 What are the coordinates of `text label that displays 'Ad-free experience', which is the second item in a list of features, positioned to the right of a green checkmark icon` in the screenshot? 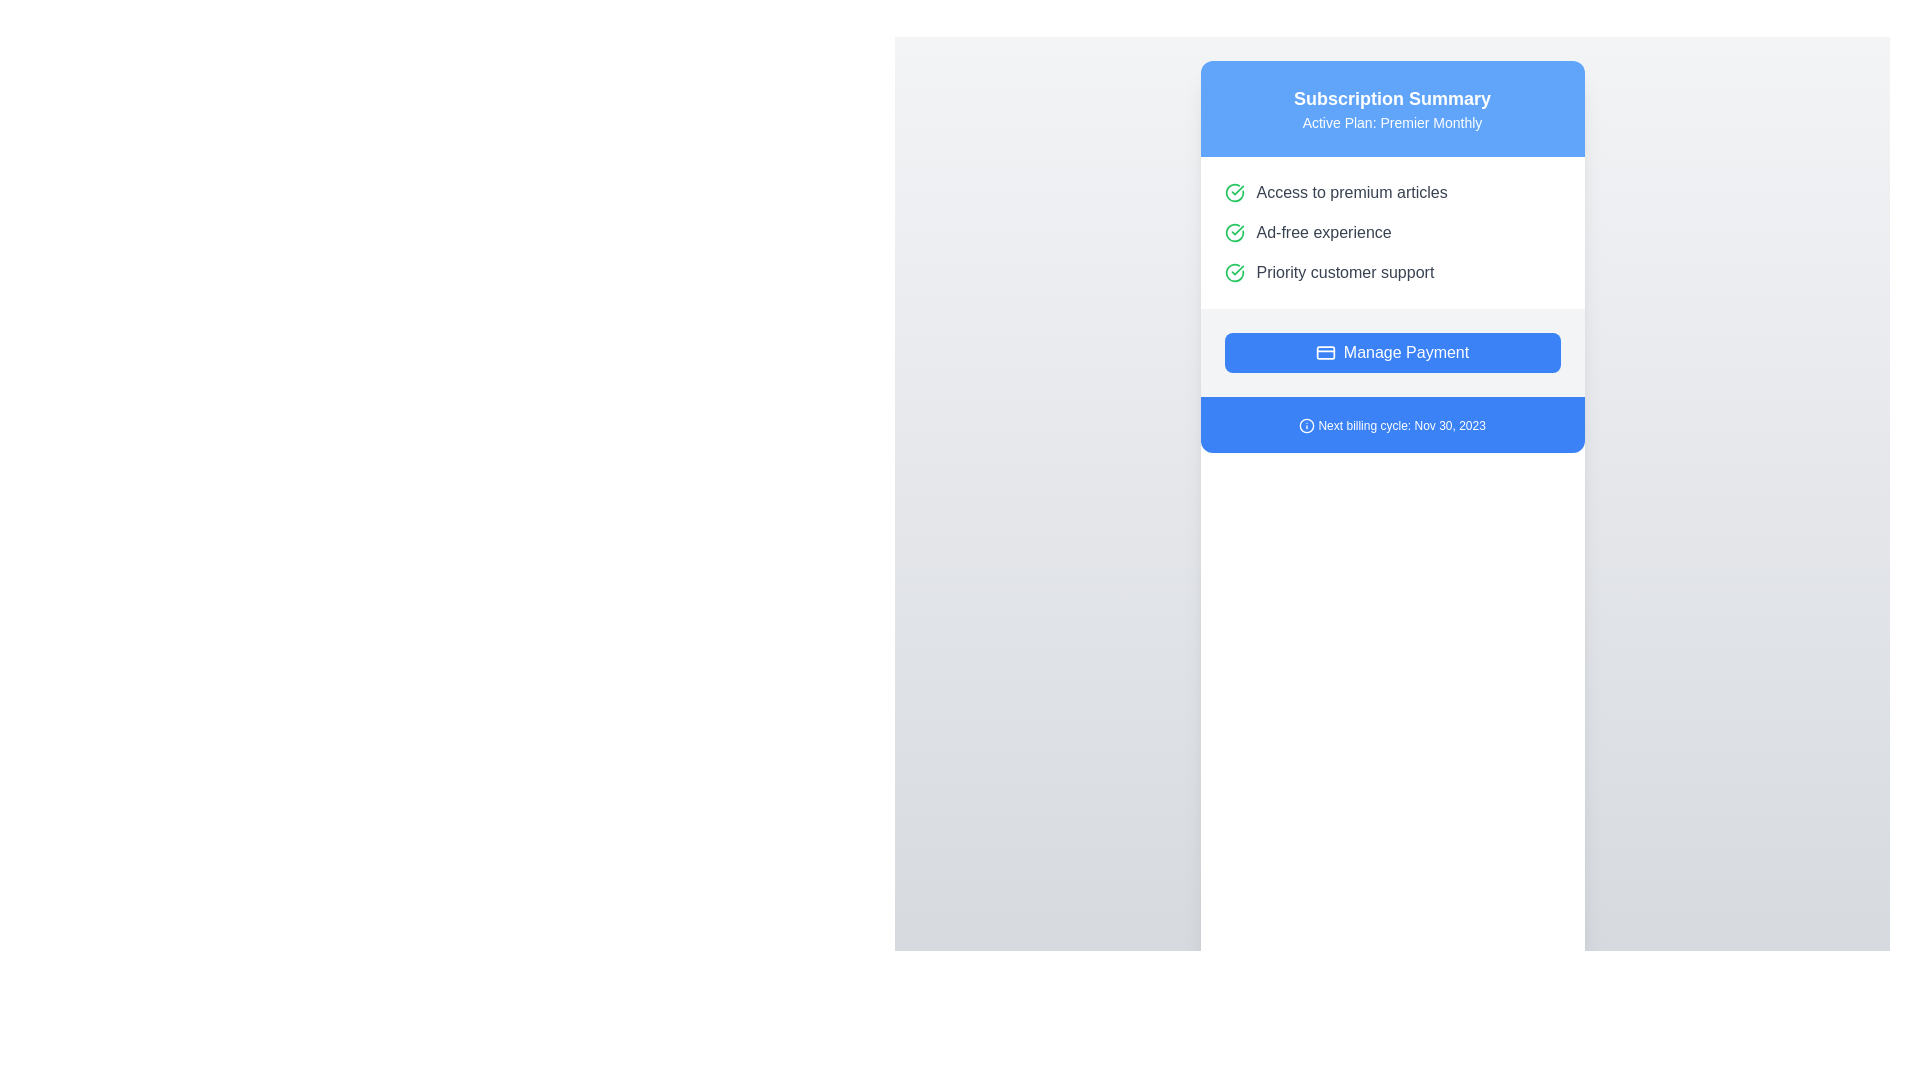 It's located at (1324, 231).